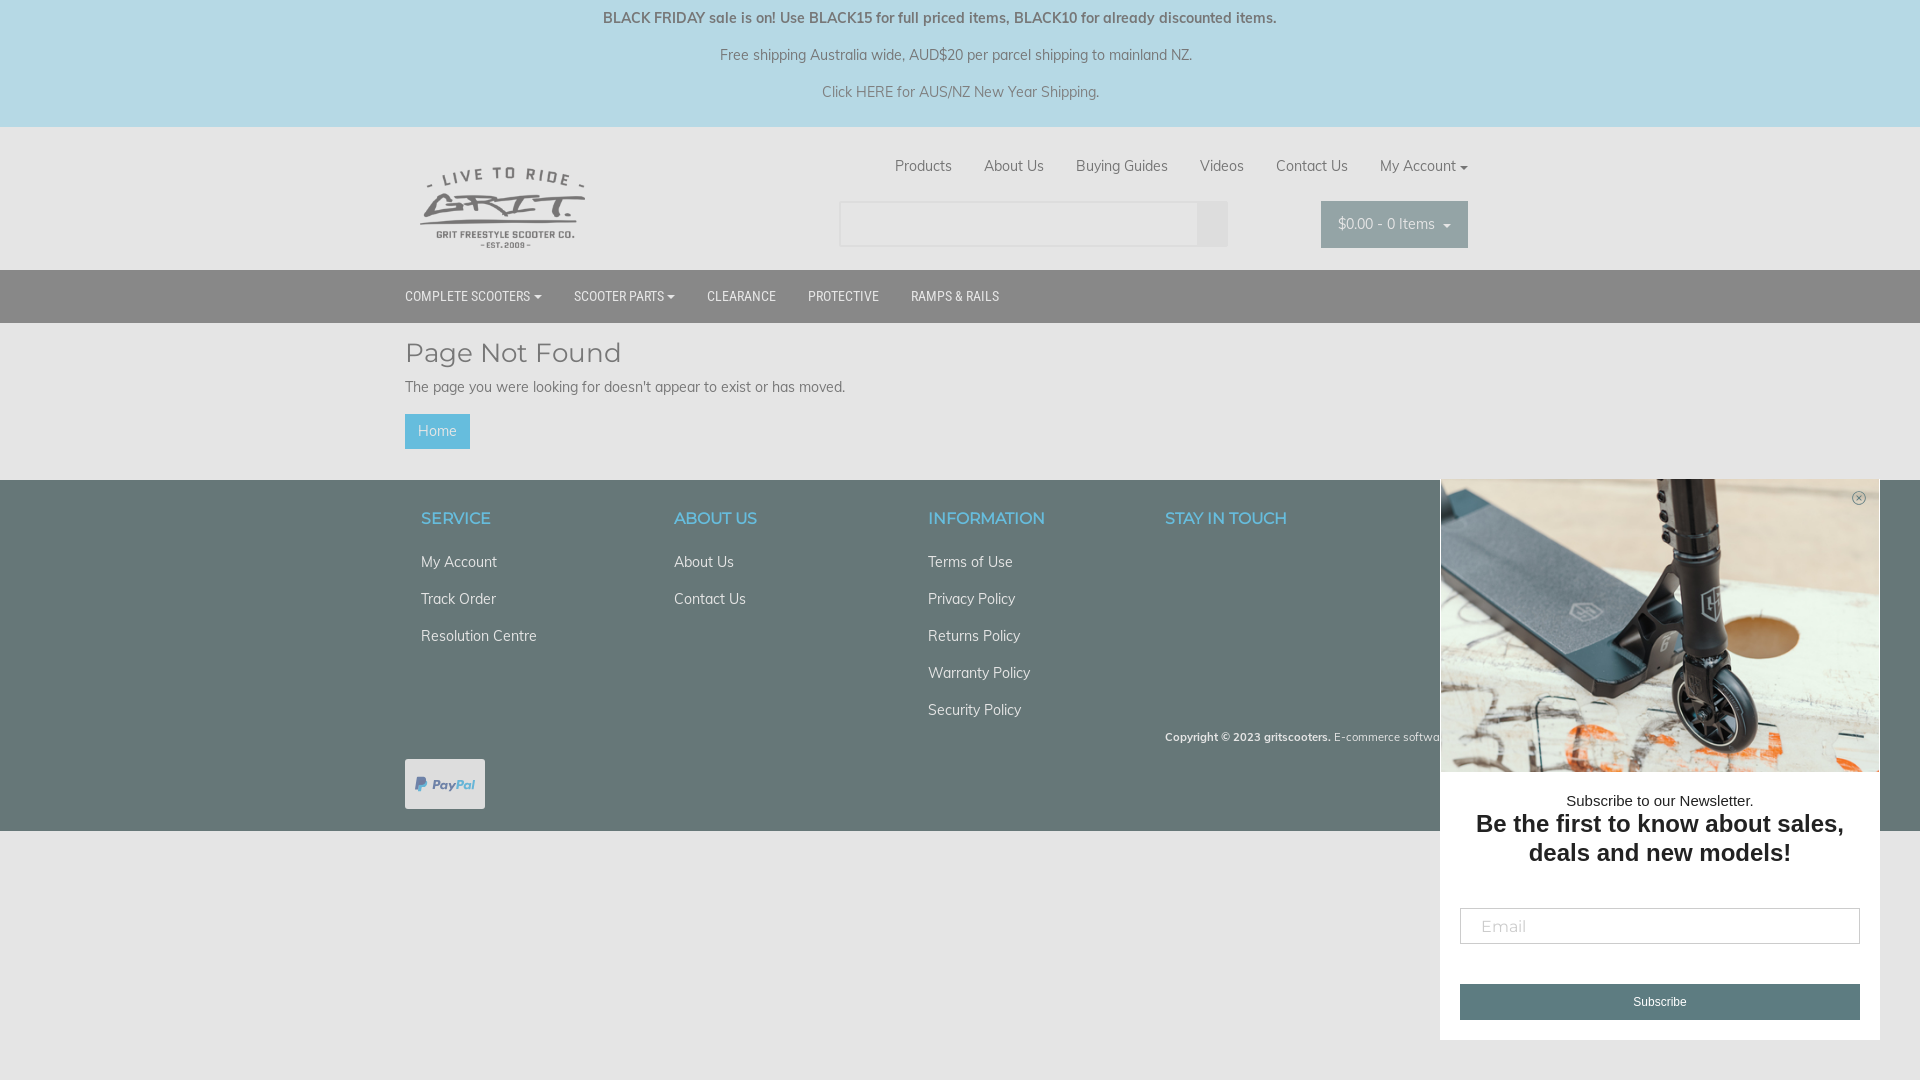 Image resolution: width=1920 pixels, height=1080 pixels. What do you see at coordinates (436, 430) in the screenshot?
I see `'Home'` at bounding box center [436, 430].